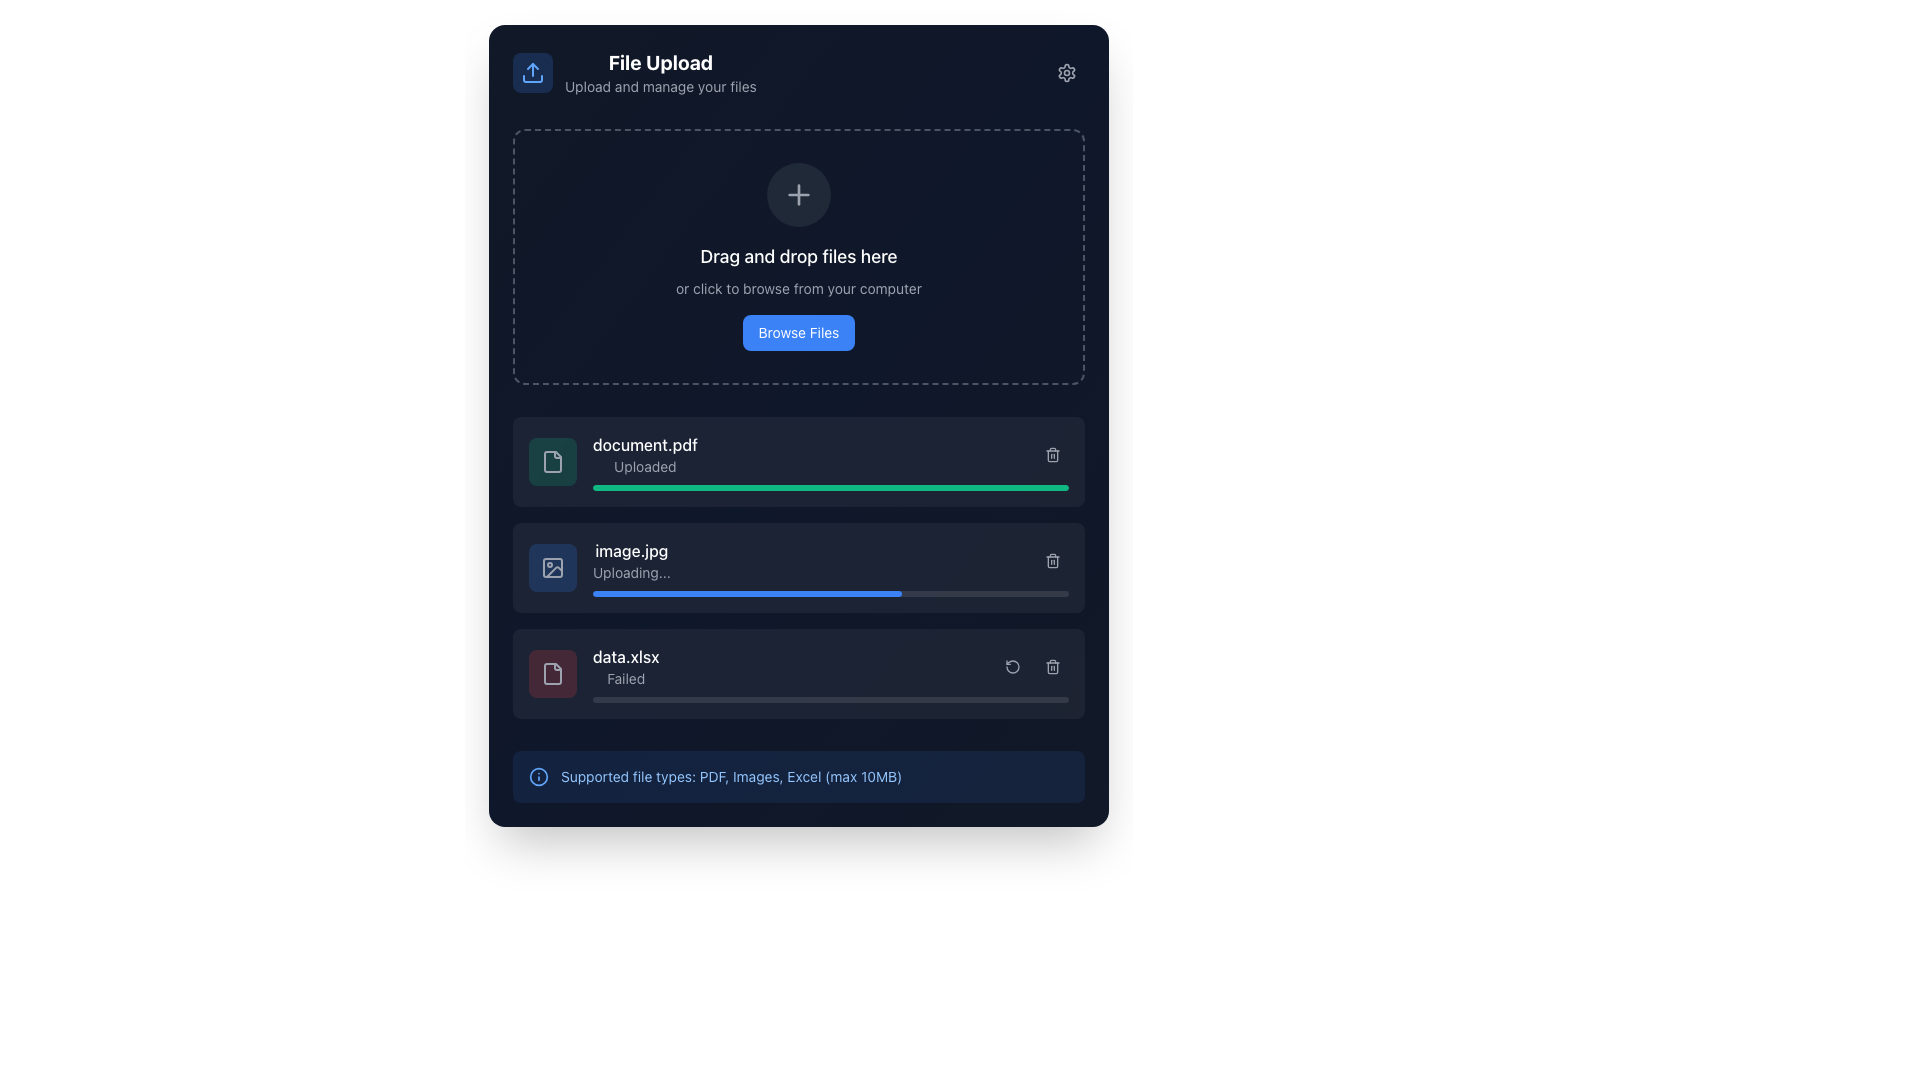 Image resolution: width=1920 pixels, height=1080 pixels. I want to click on the decorative rectangle icon representing interaction related to the file 'image.jpg', located in the file upload interface area, so click(552, 567).